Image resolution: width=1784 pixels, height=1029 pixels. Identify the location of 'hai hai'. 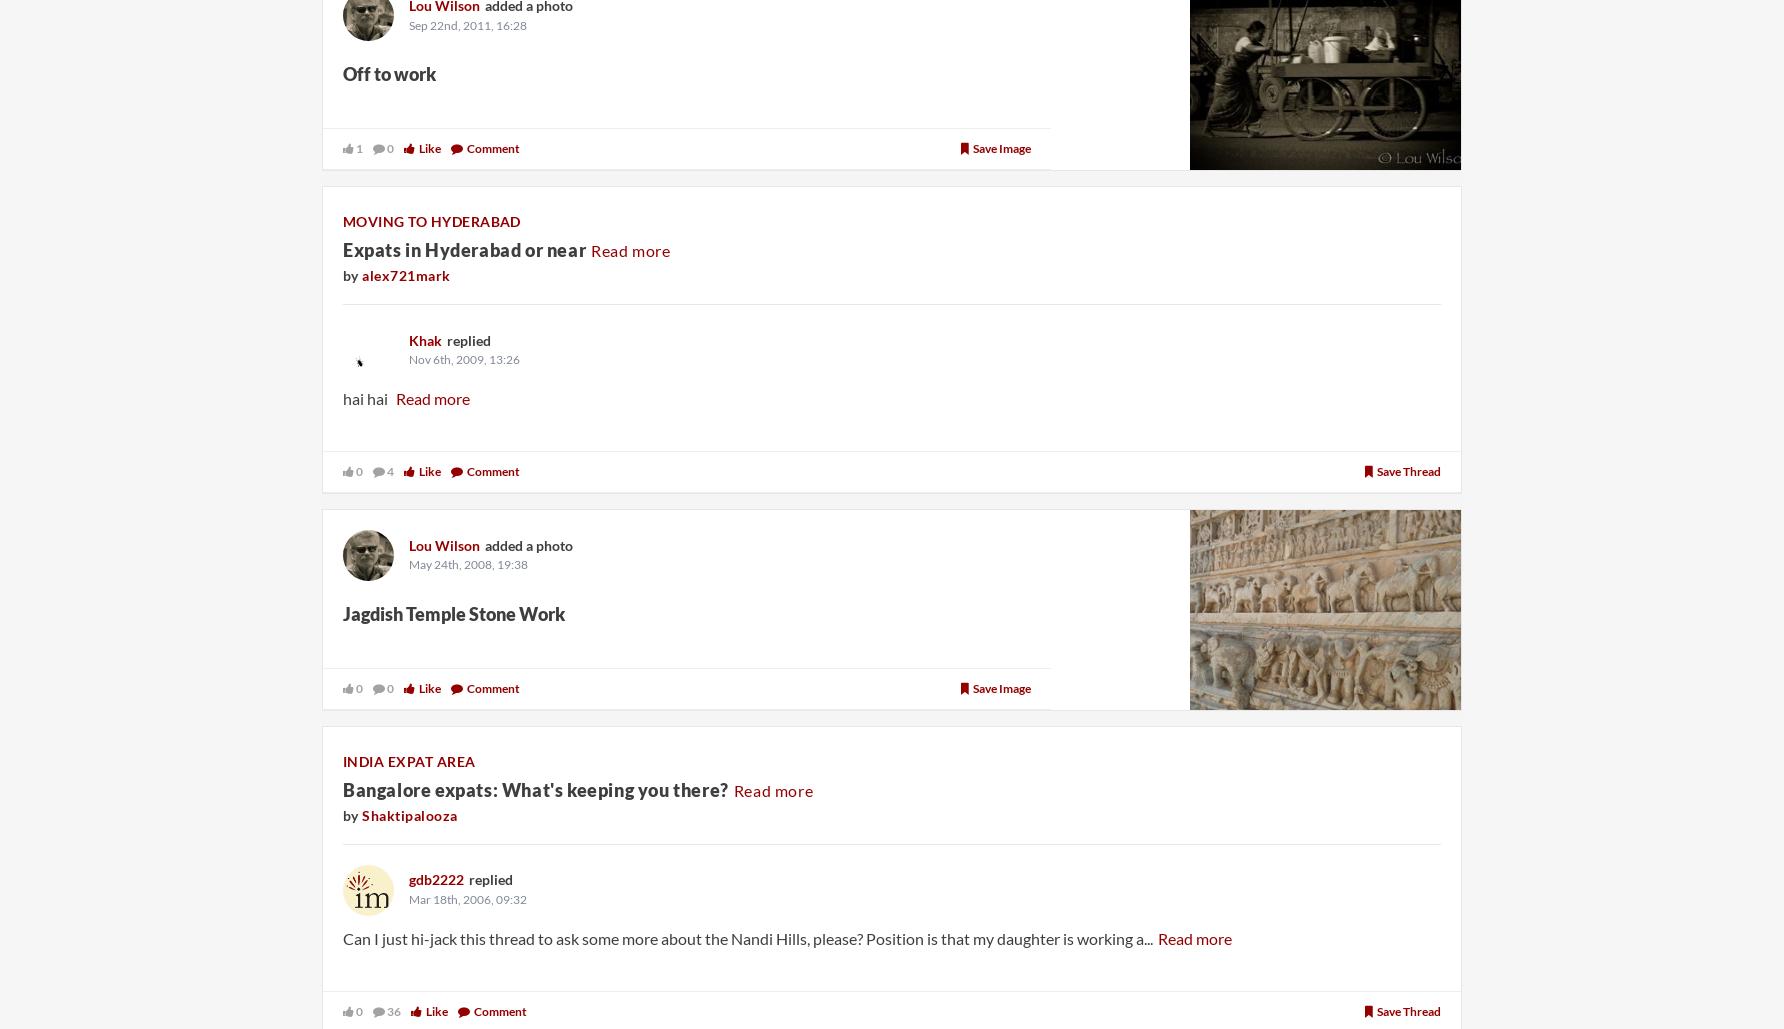
(365, 396).